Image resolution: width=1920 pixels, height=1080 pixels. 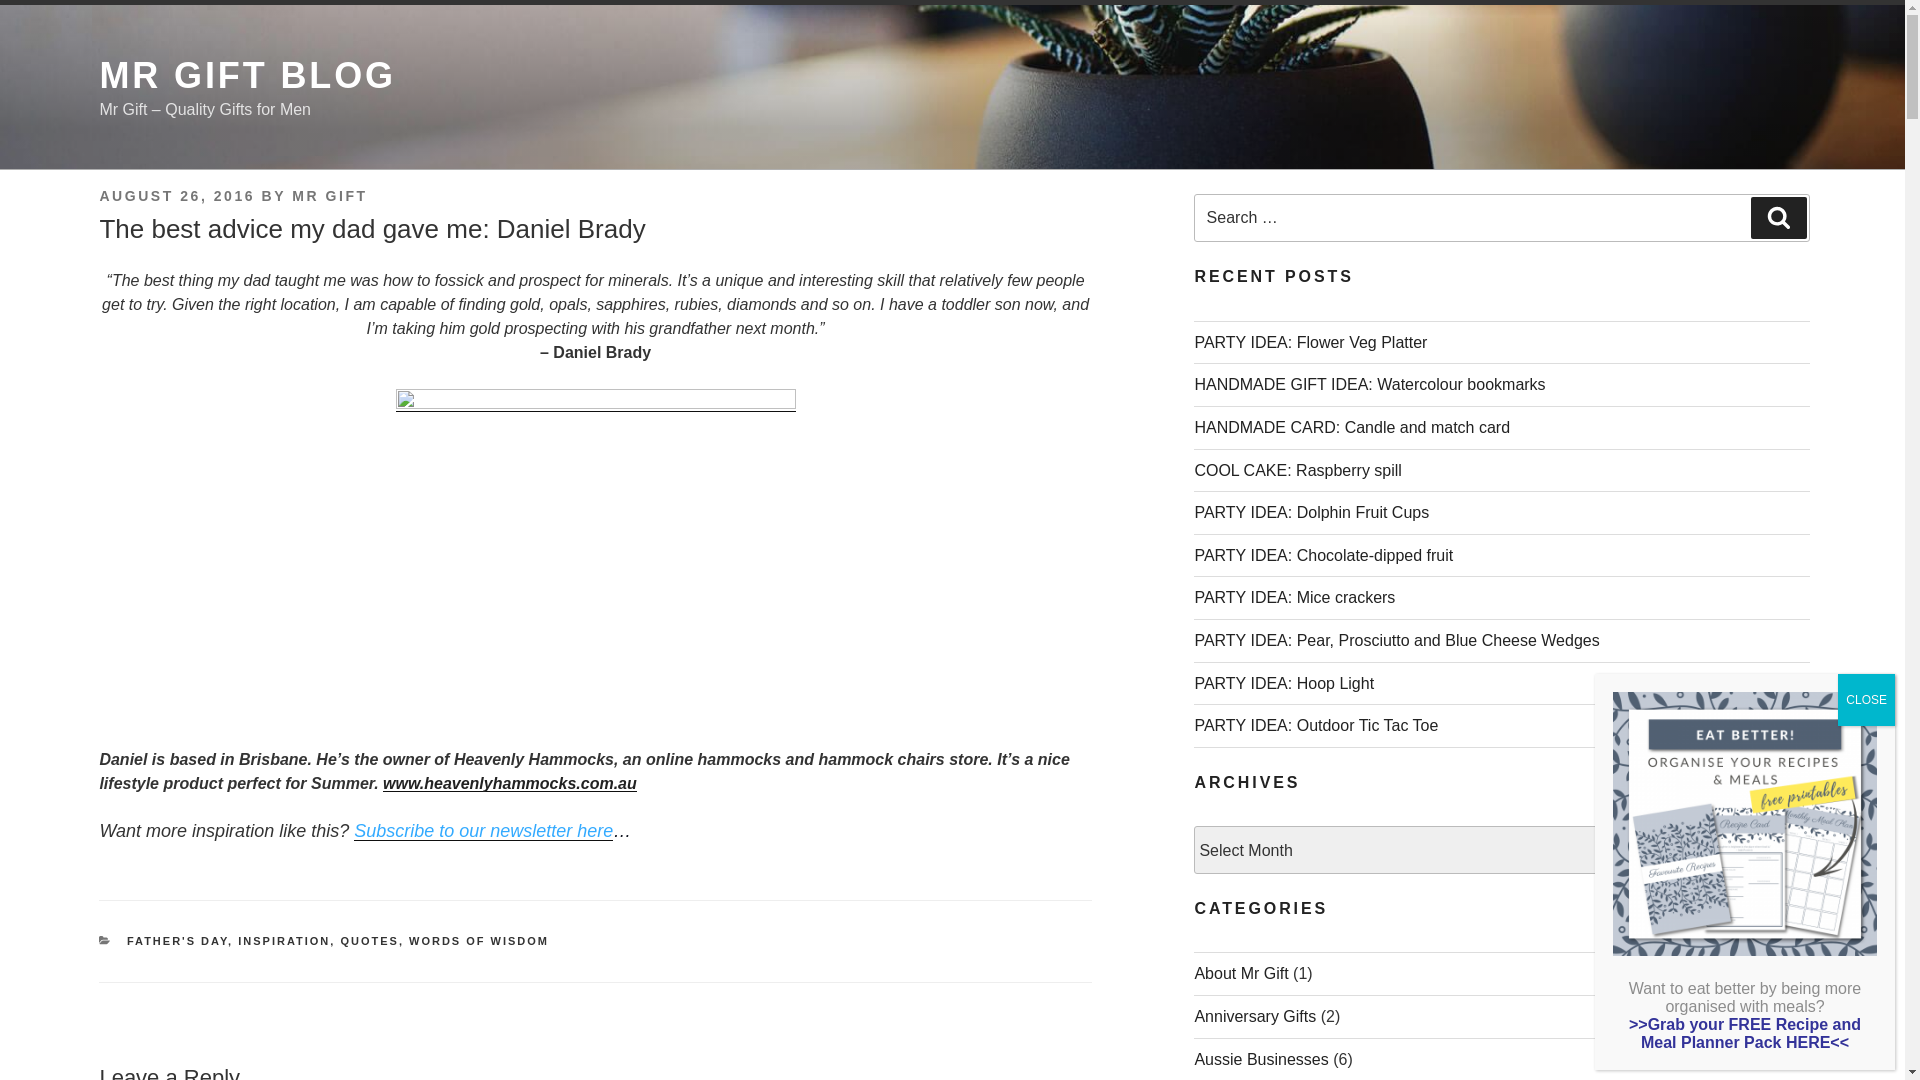 I want to click on 'MR GIFT', so click(x=329, y=196).